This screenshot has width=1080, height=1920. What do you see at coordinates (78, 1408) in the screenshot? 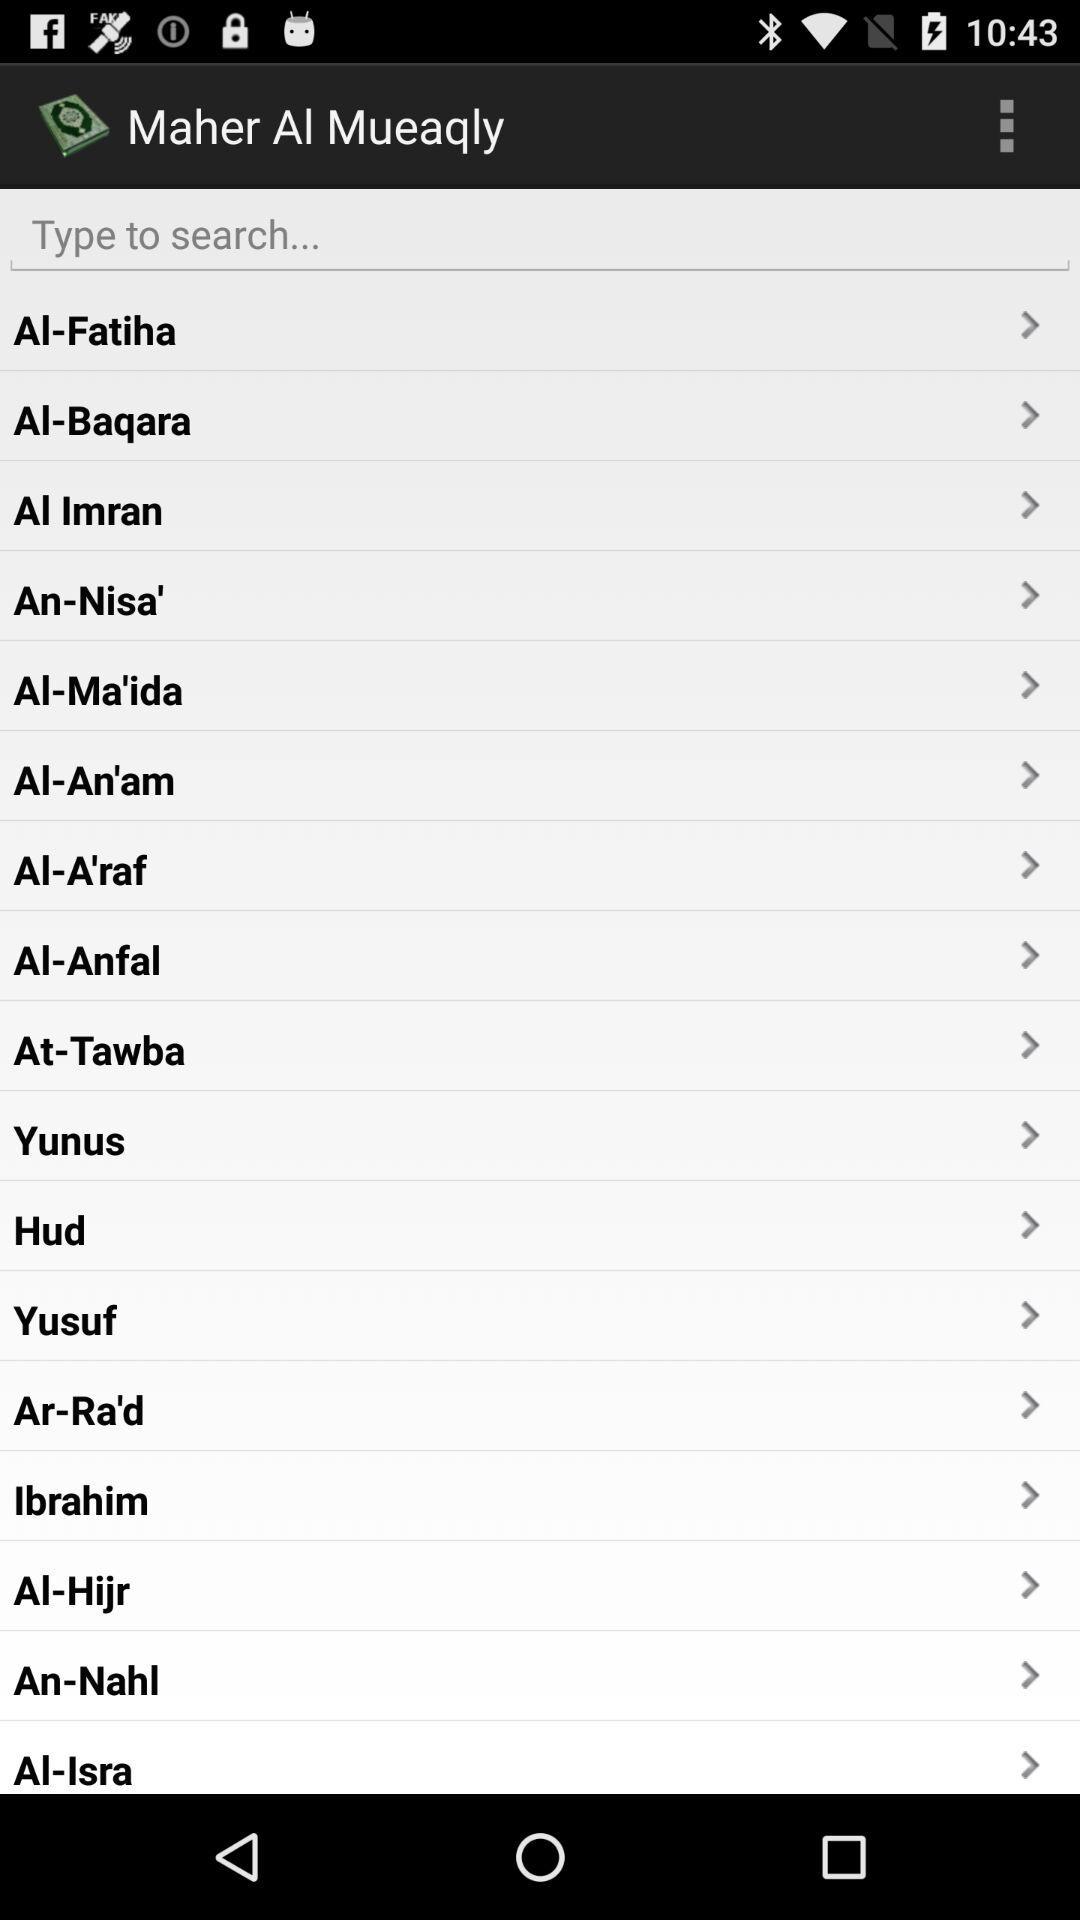
I see `app below yusuf item` at bounding box center [78, 1408].